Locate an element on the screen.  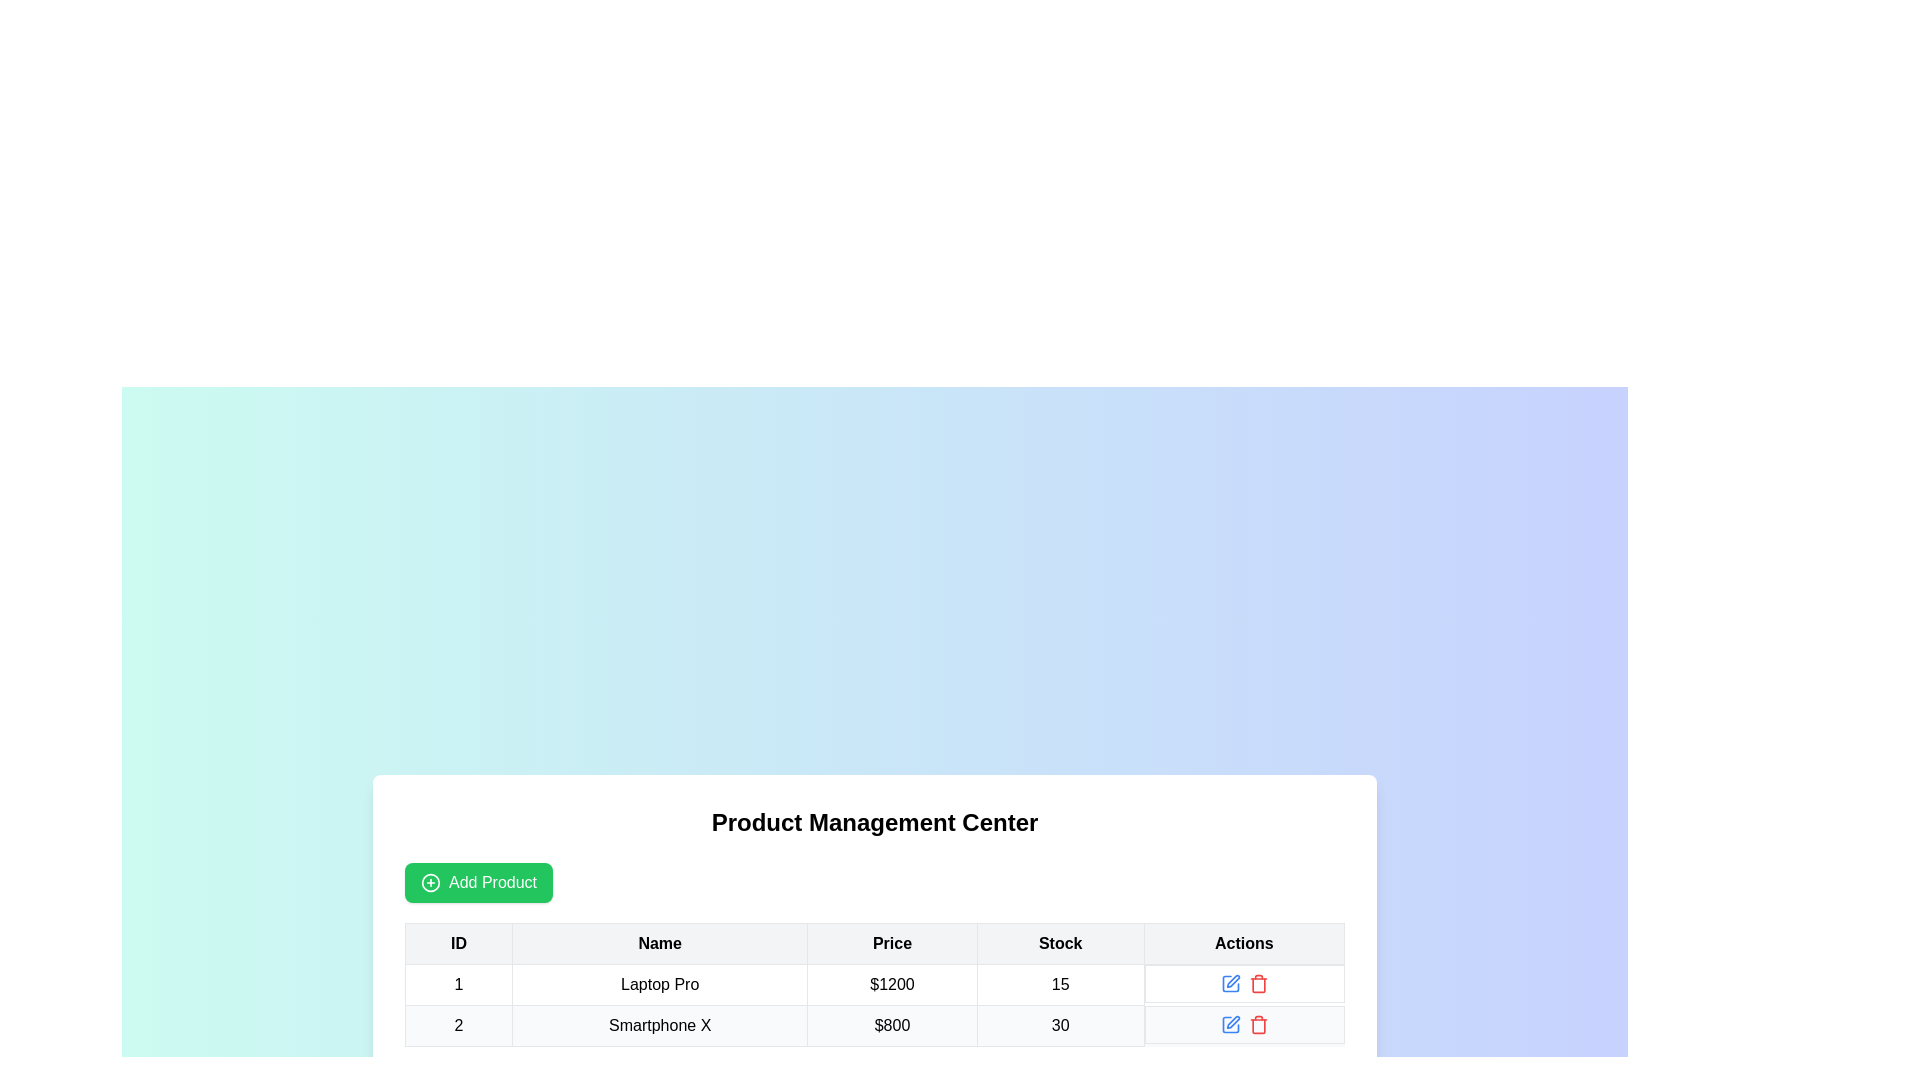
the fourth cell in the 'Stock' column displaying the current stock quantity for the product 'Laptop Pro' is located at coordinates (1059, 983).